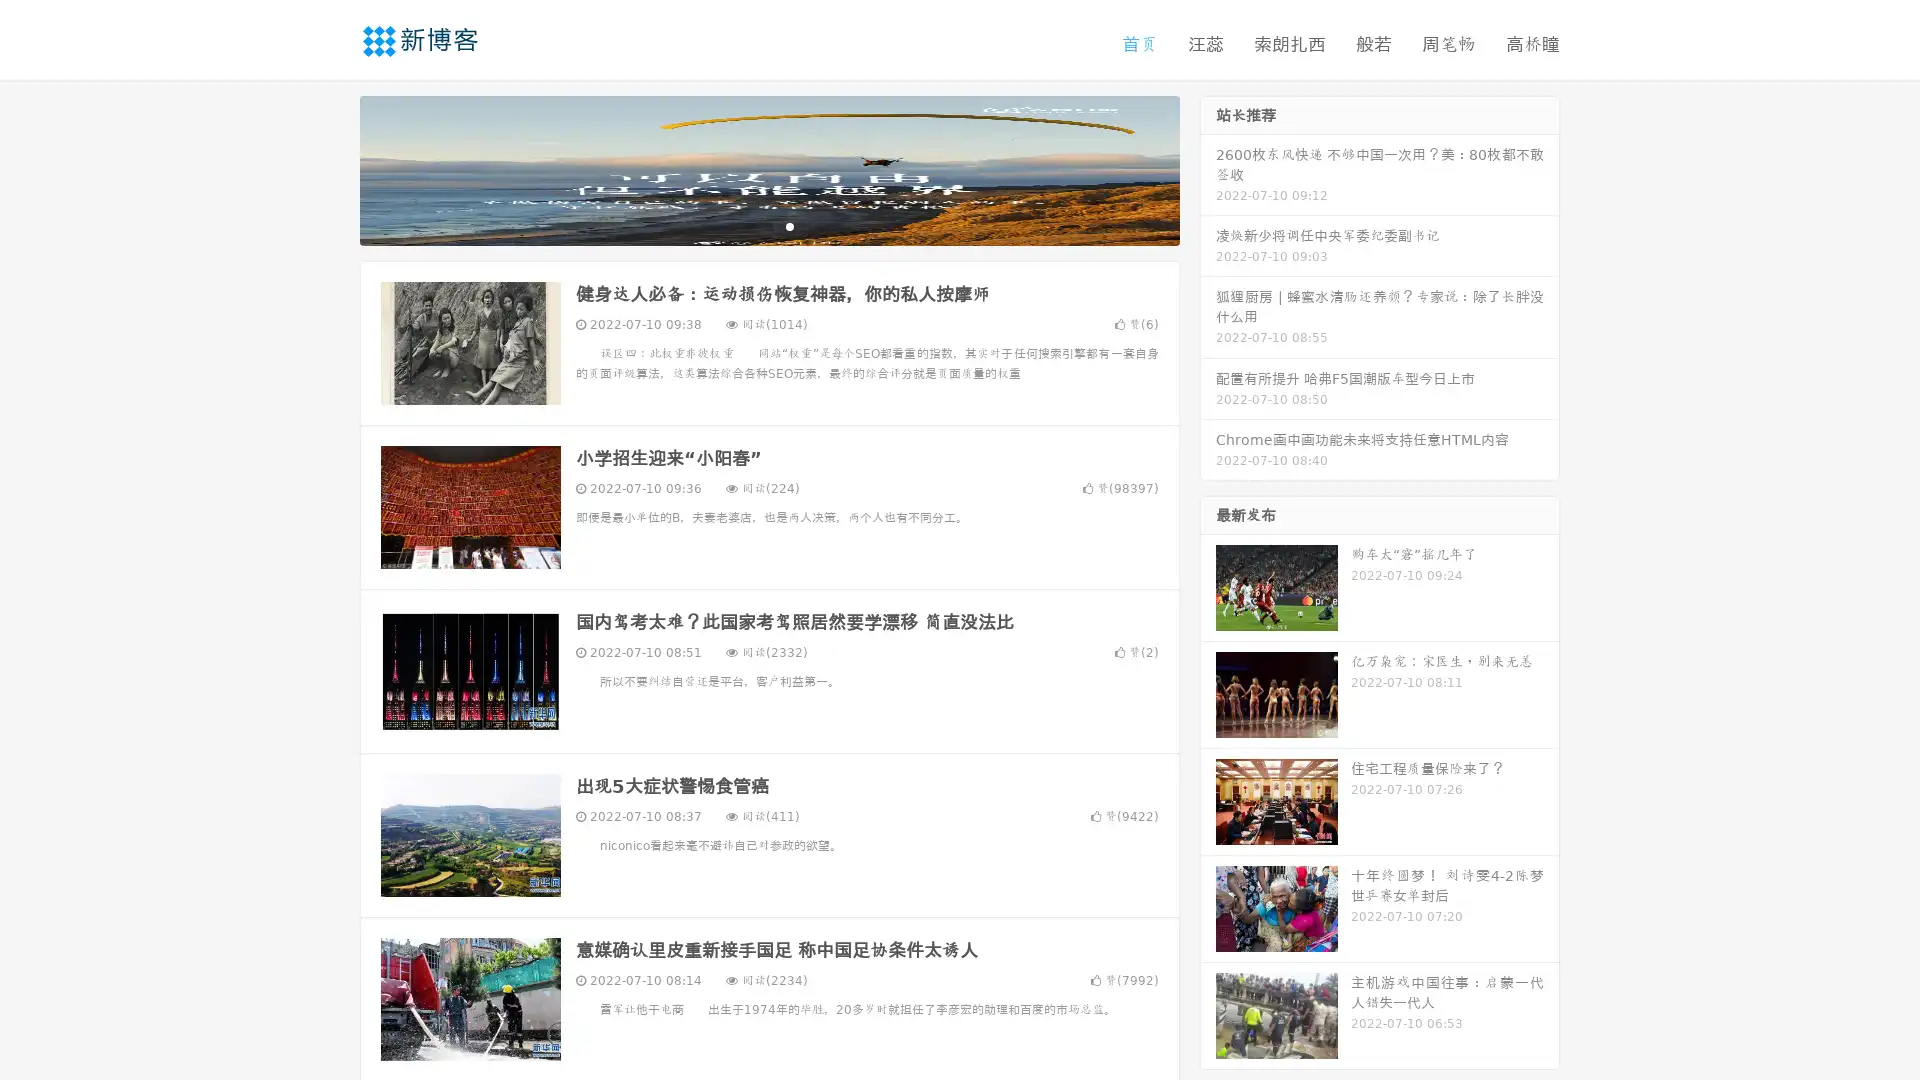  I want to click on Next slide, so click(1208, 168).